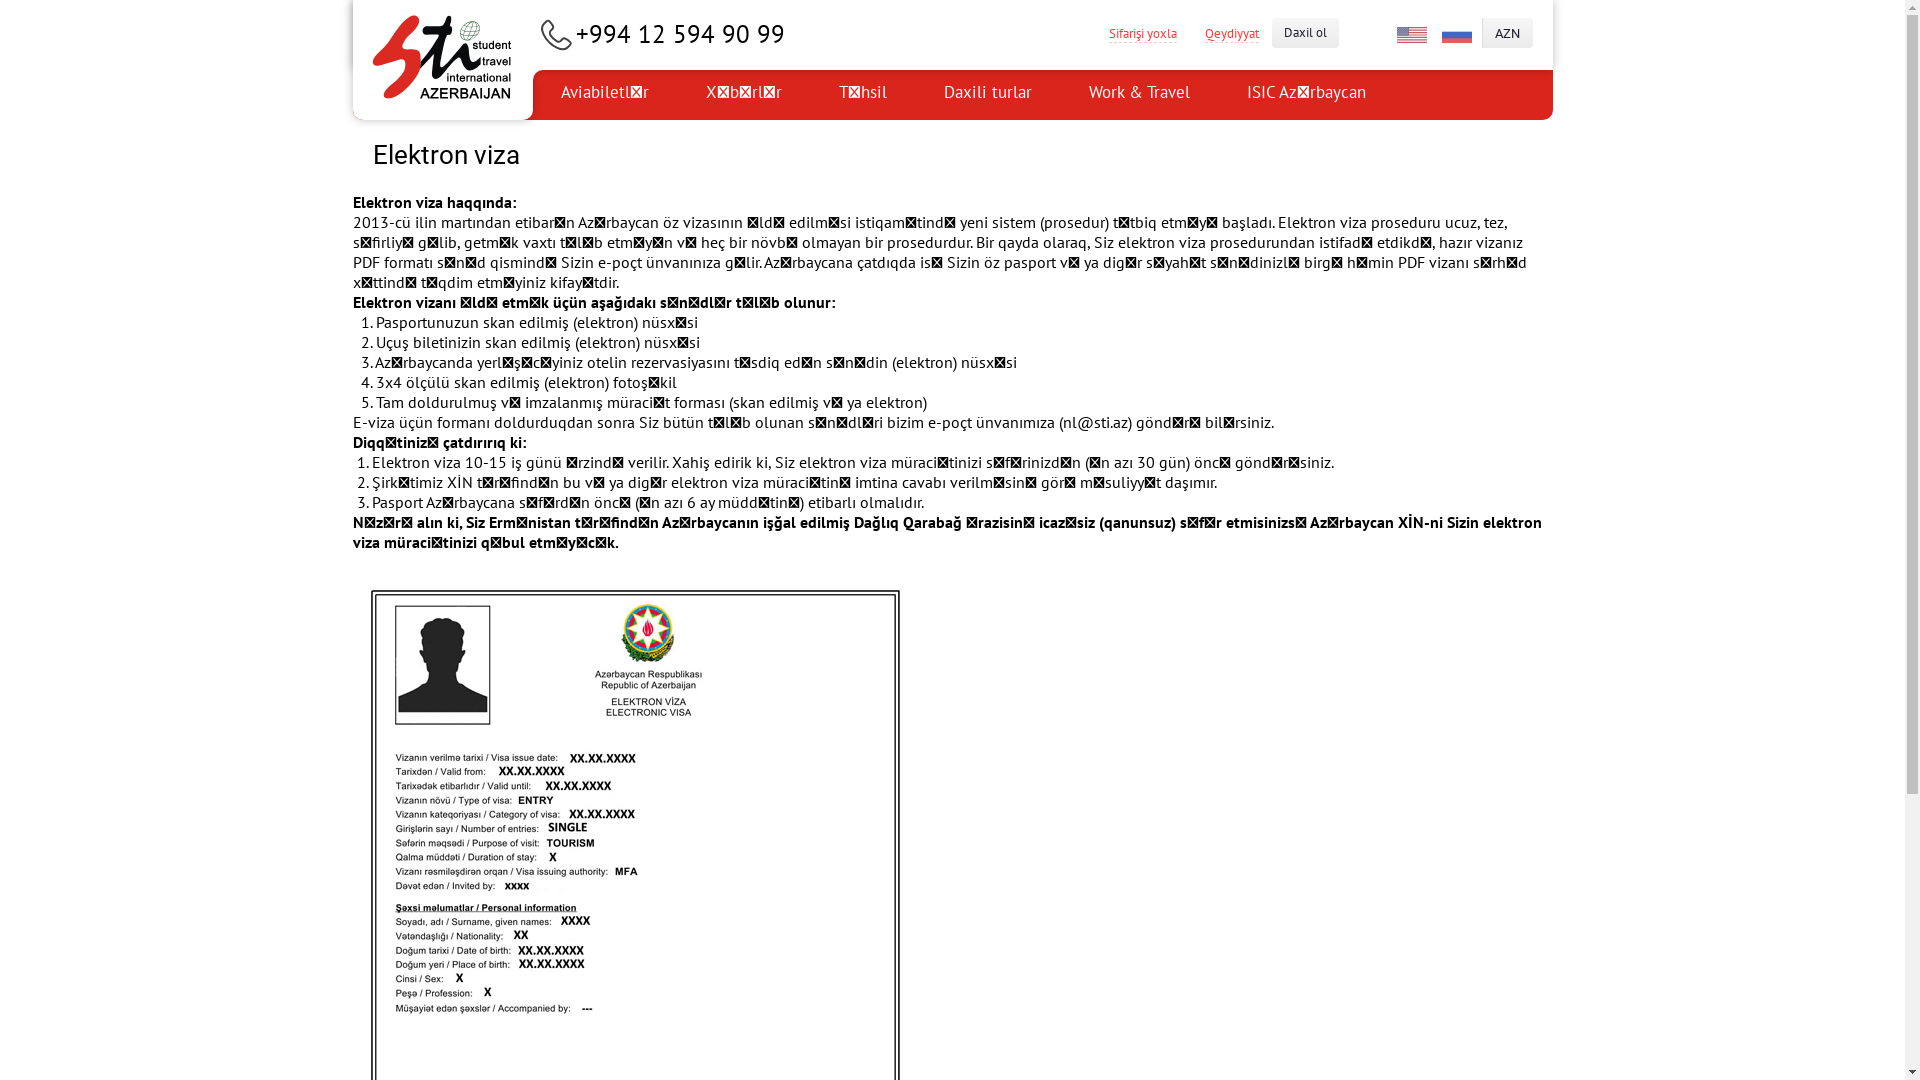 The image size is (1920, 1080). Describe the element at coordinates (1305, 33) in the screenshot. I see `'Daxil ol'` at that location.